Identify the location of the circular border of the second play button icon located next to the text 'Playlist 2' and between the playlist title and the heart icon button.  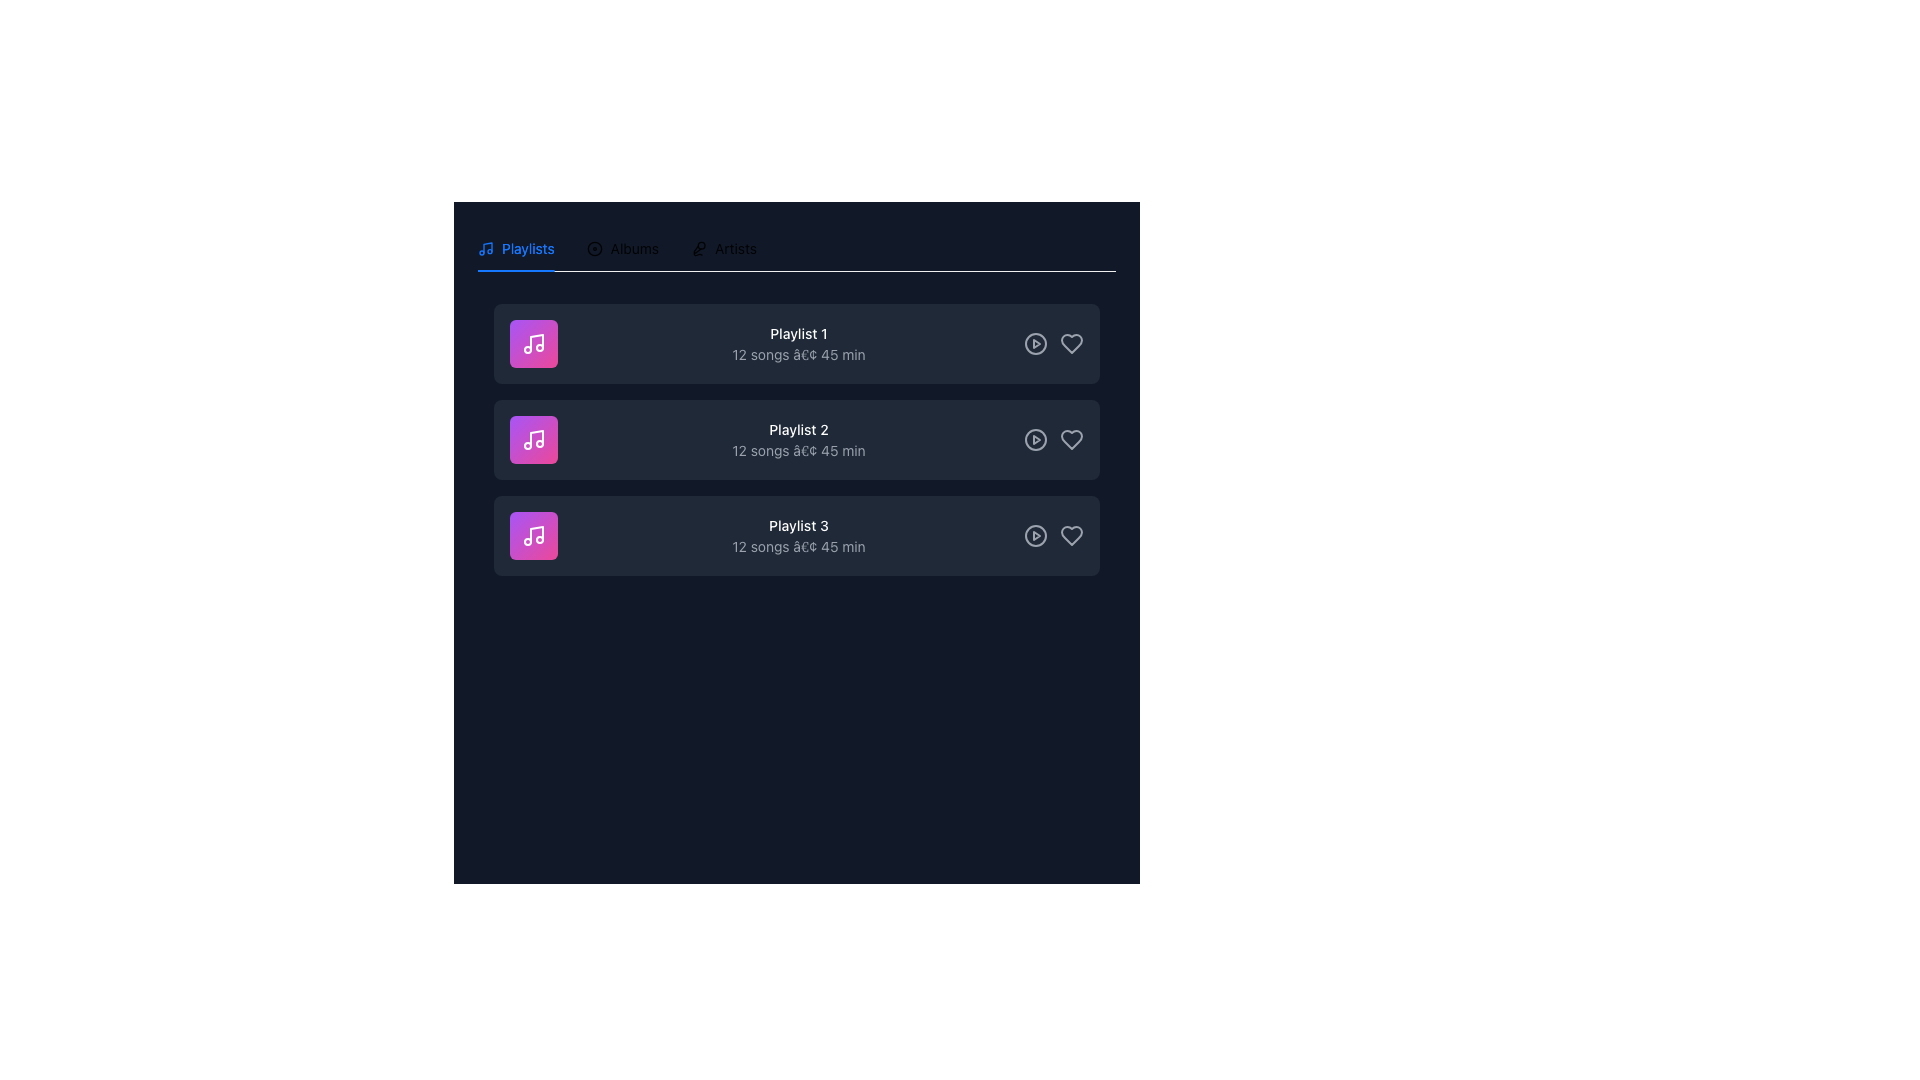
(1036, 438).